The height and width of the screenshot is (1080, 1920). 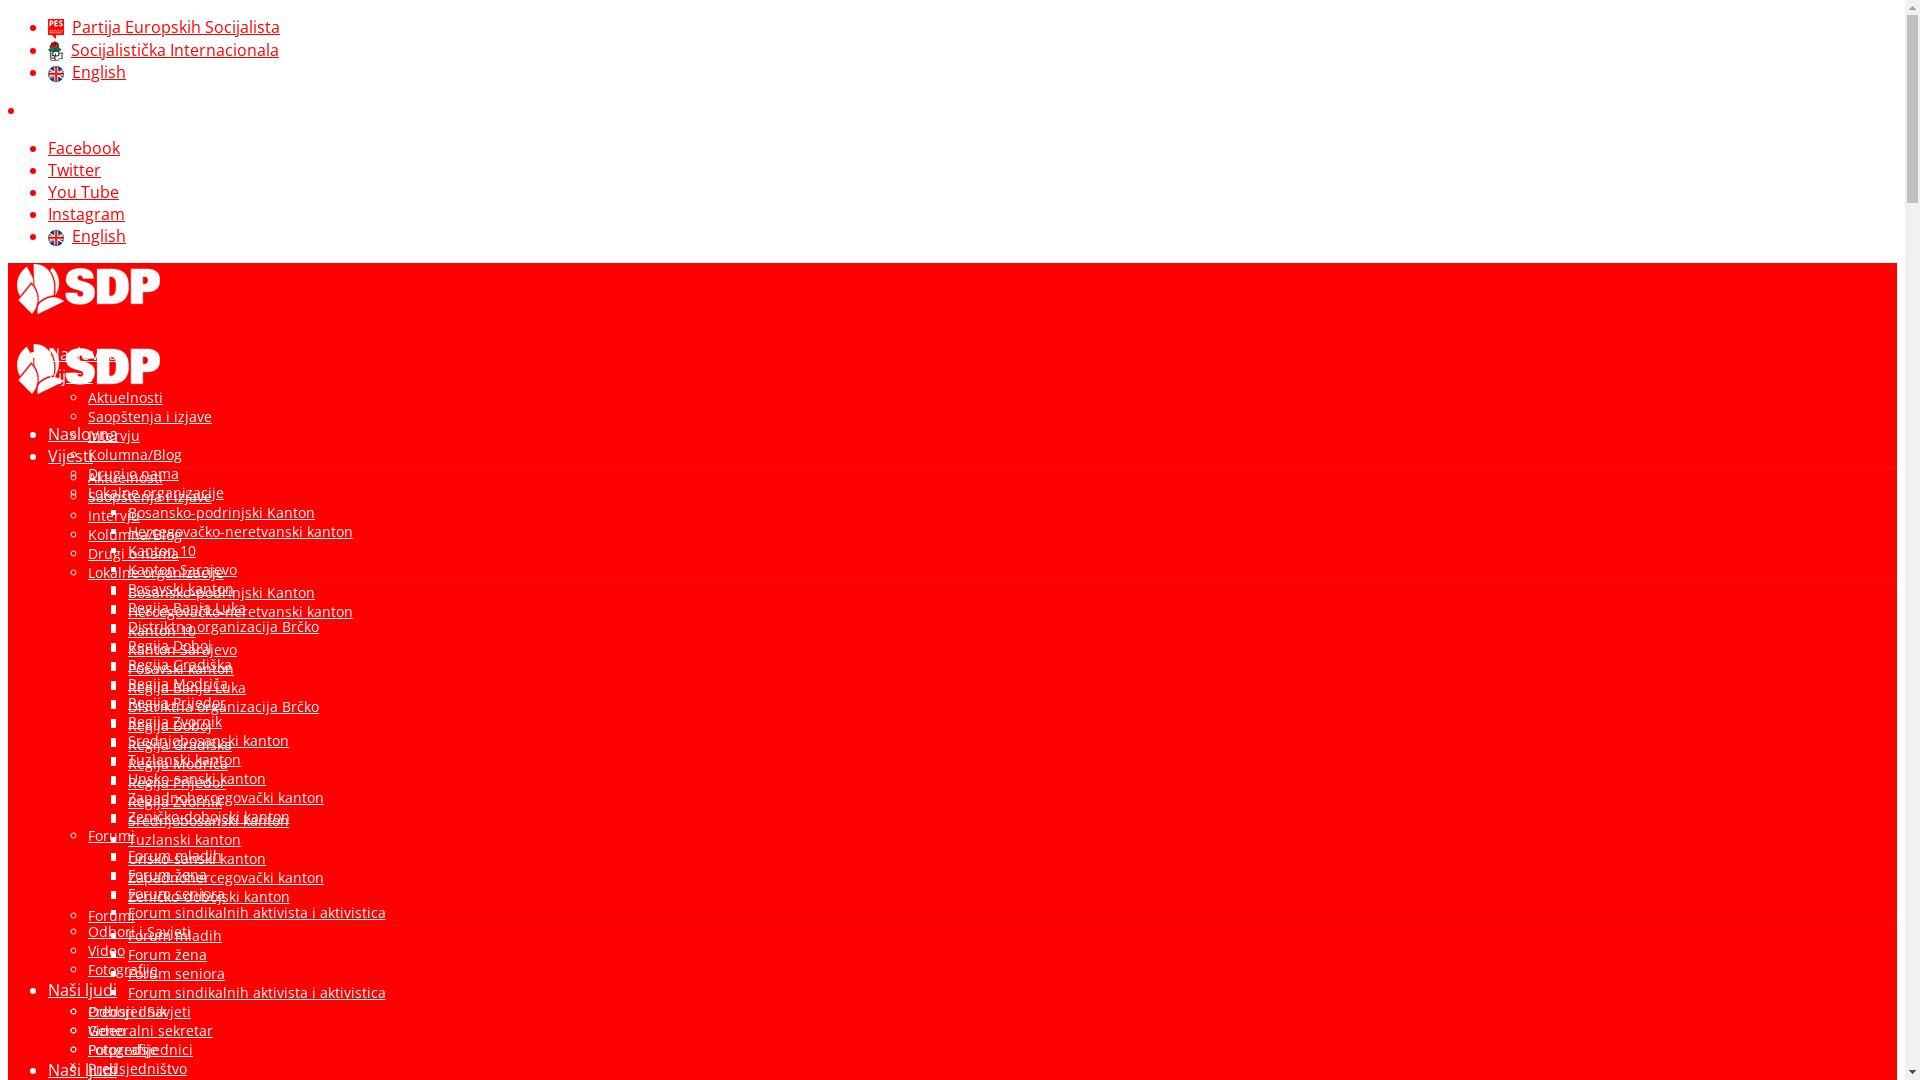 What do you see at coordinates (82, 192) in the screenshot?
I see `'You Tube'` at bounding box center [82, 192].